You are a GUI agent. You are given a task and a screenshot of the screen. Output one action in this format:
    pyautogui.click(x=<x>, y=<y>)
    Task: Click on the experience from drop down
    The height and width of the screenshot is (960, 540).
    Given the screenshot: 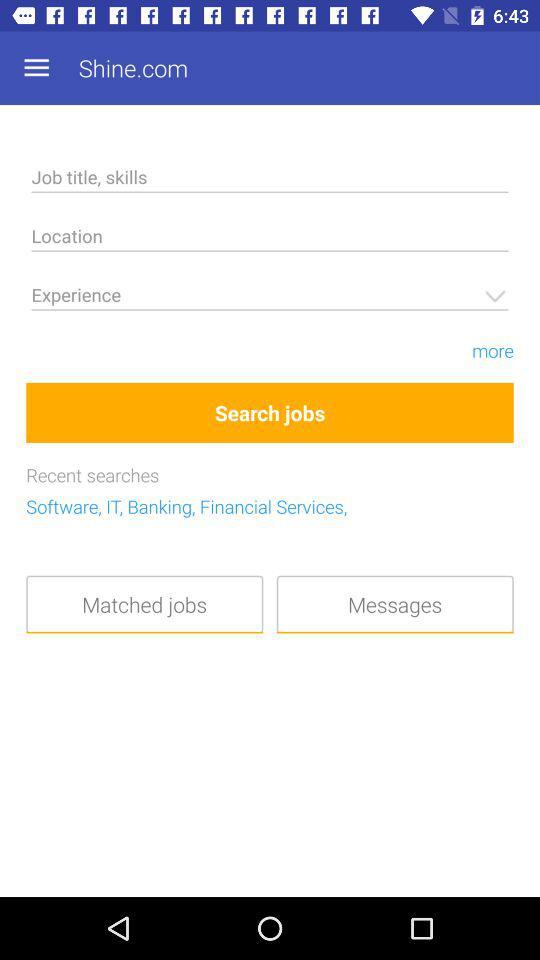 What is the action you would take?
    pyautogui.click(x=270, y=297)
    